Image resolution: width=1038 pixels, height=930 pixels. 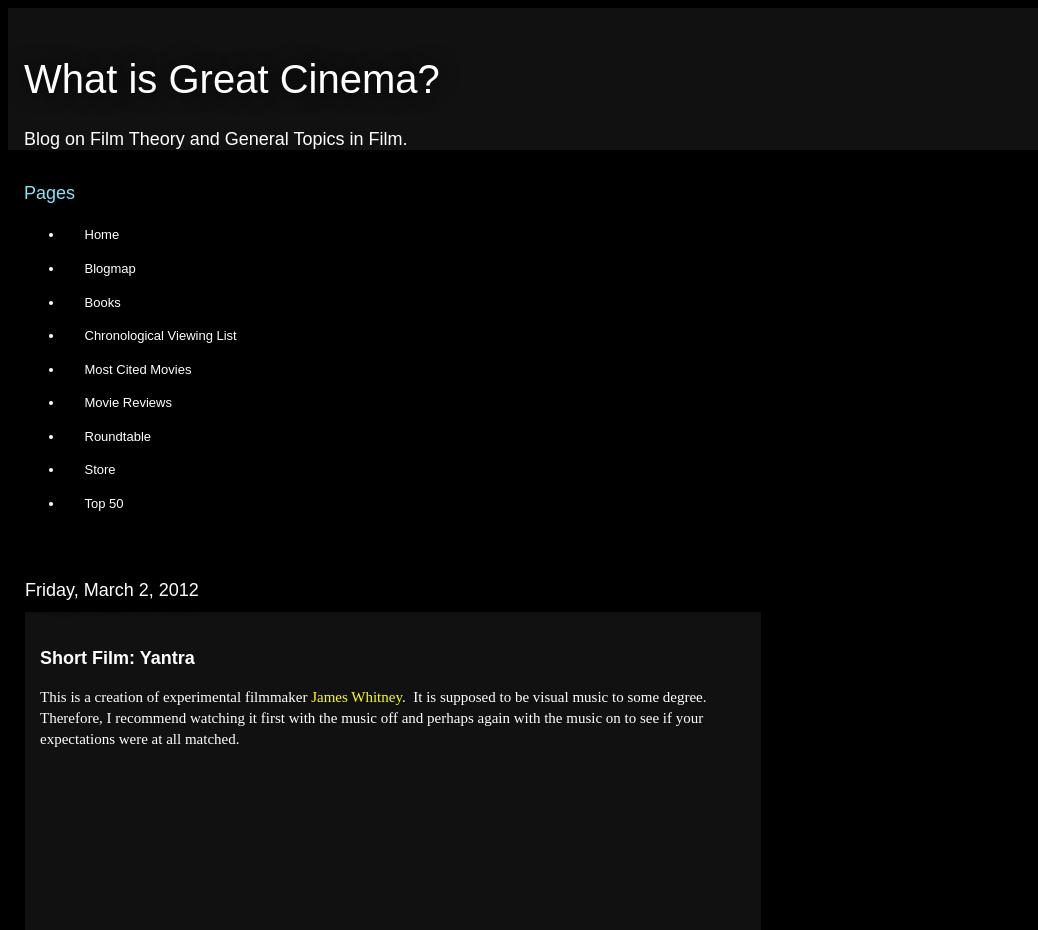 I want to click on 'Roundtable', so click(x=116, y=435).